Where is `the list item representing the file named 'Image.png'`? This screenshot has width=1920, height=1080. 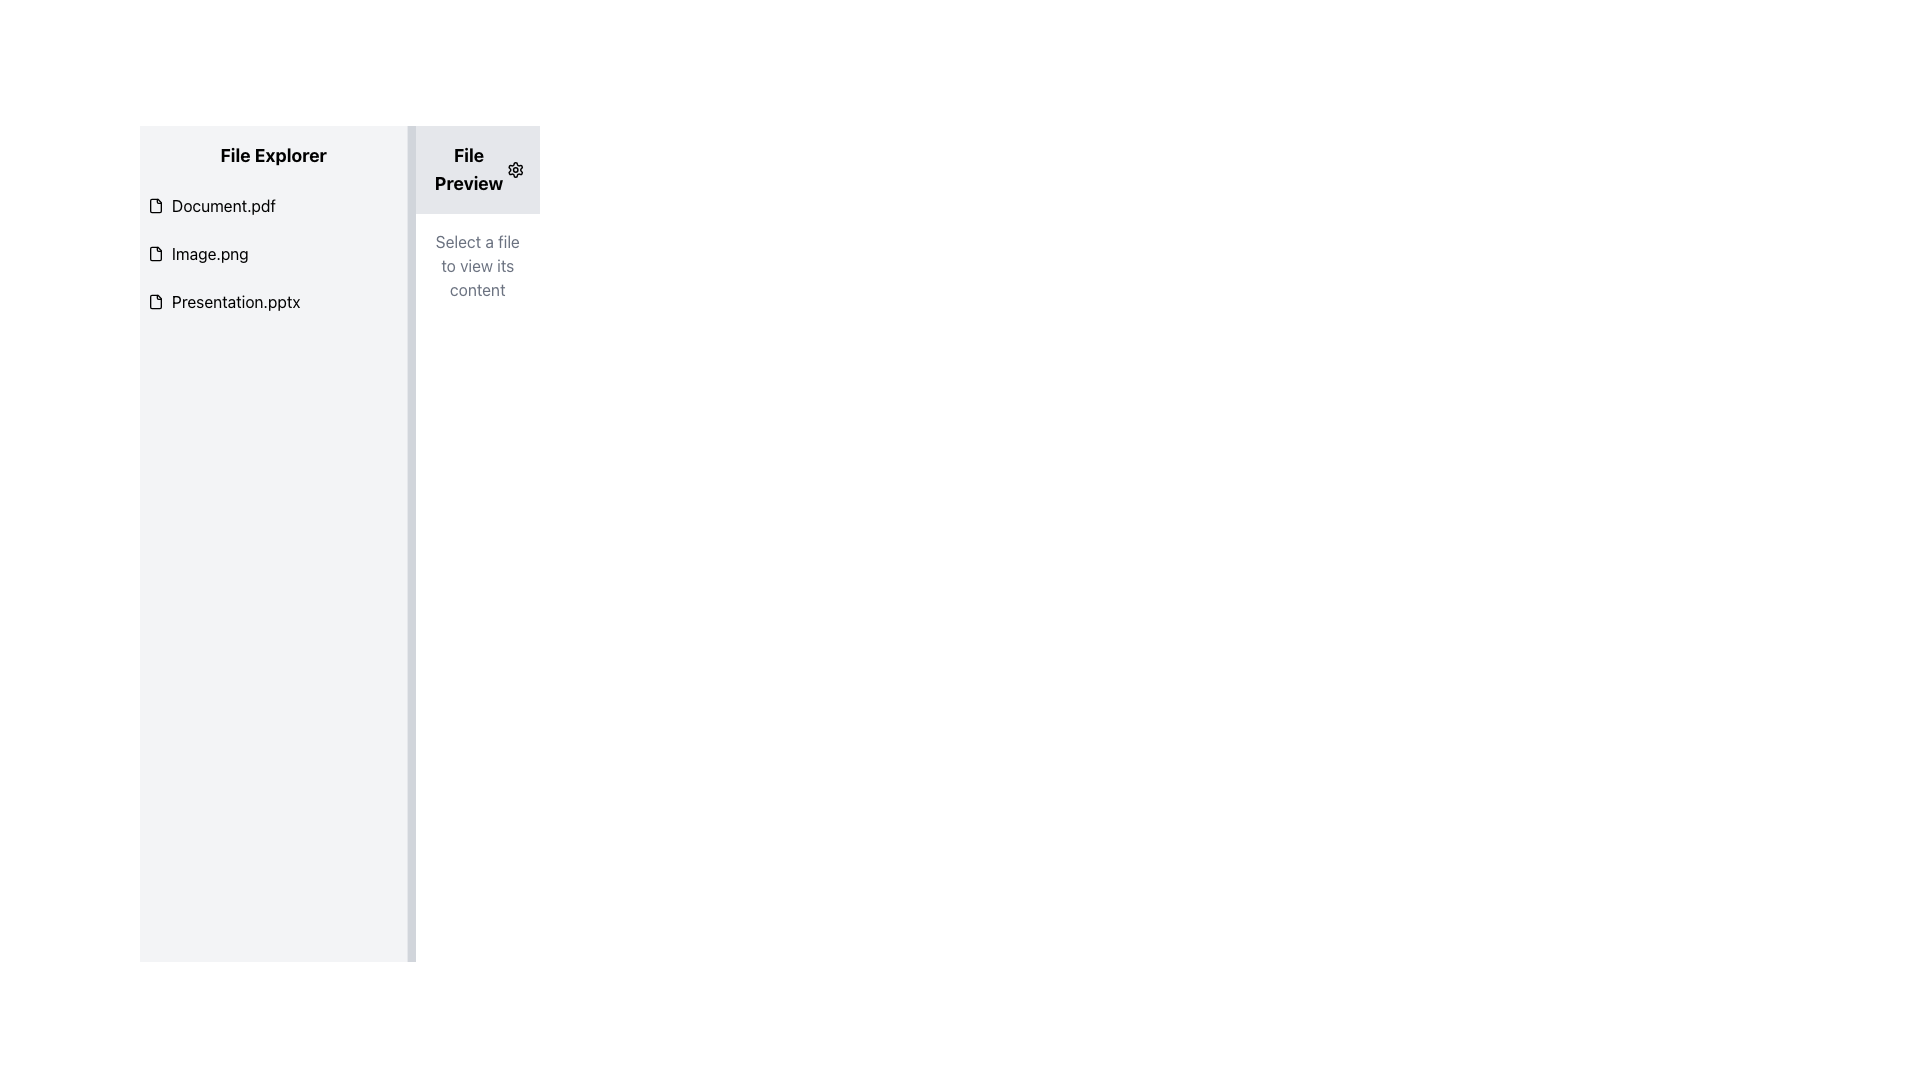 the list item representing the file named 'Image.png' is located at coordinates (272, 253).